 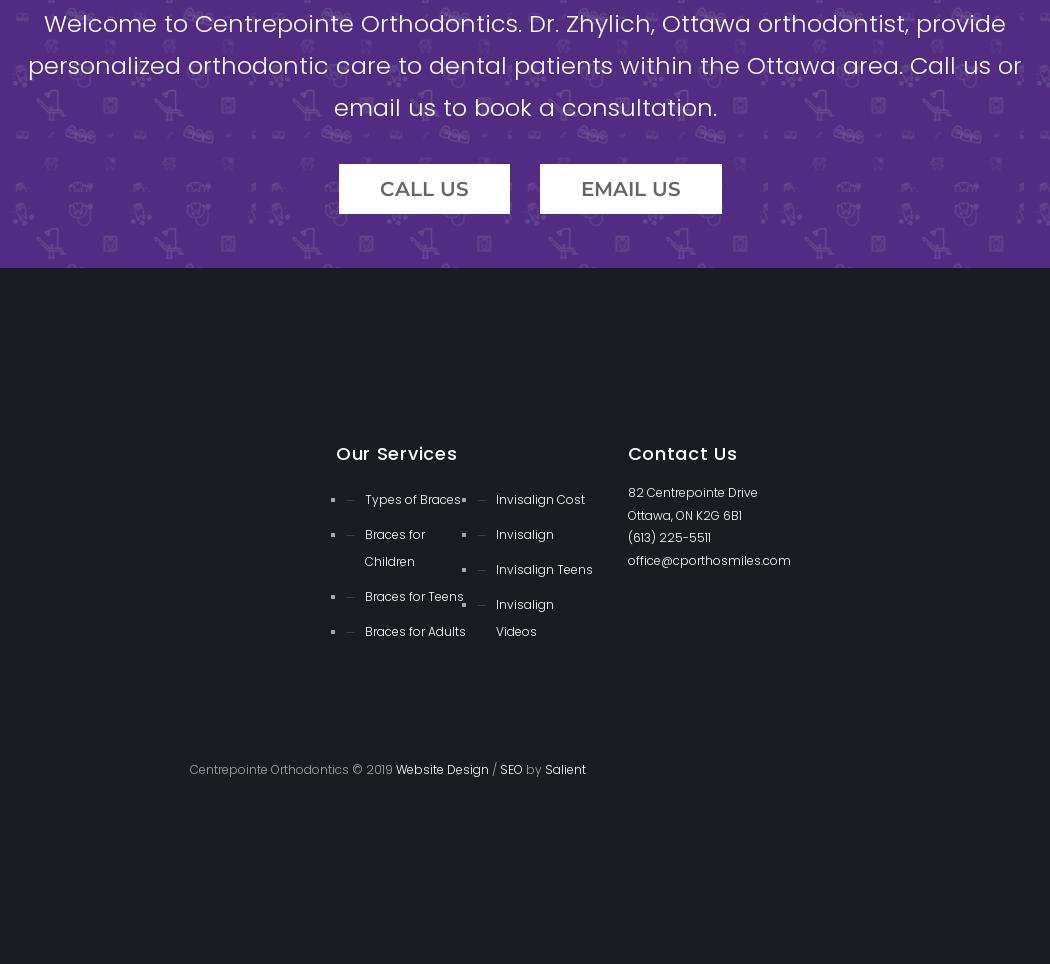 I want to click on 'Our Services', so click(x=395, y=453).